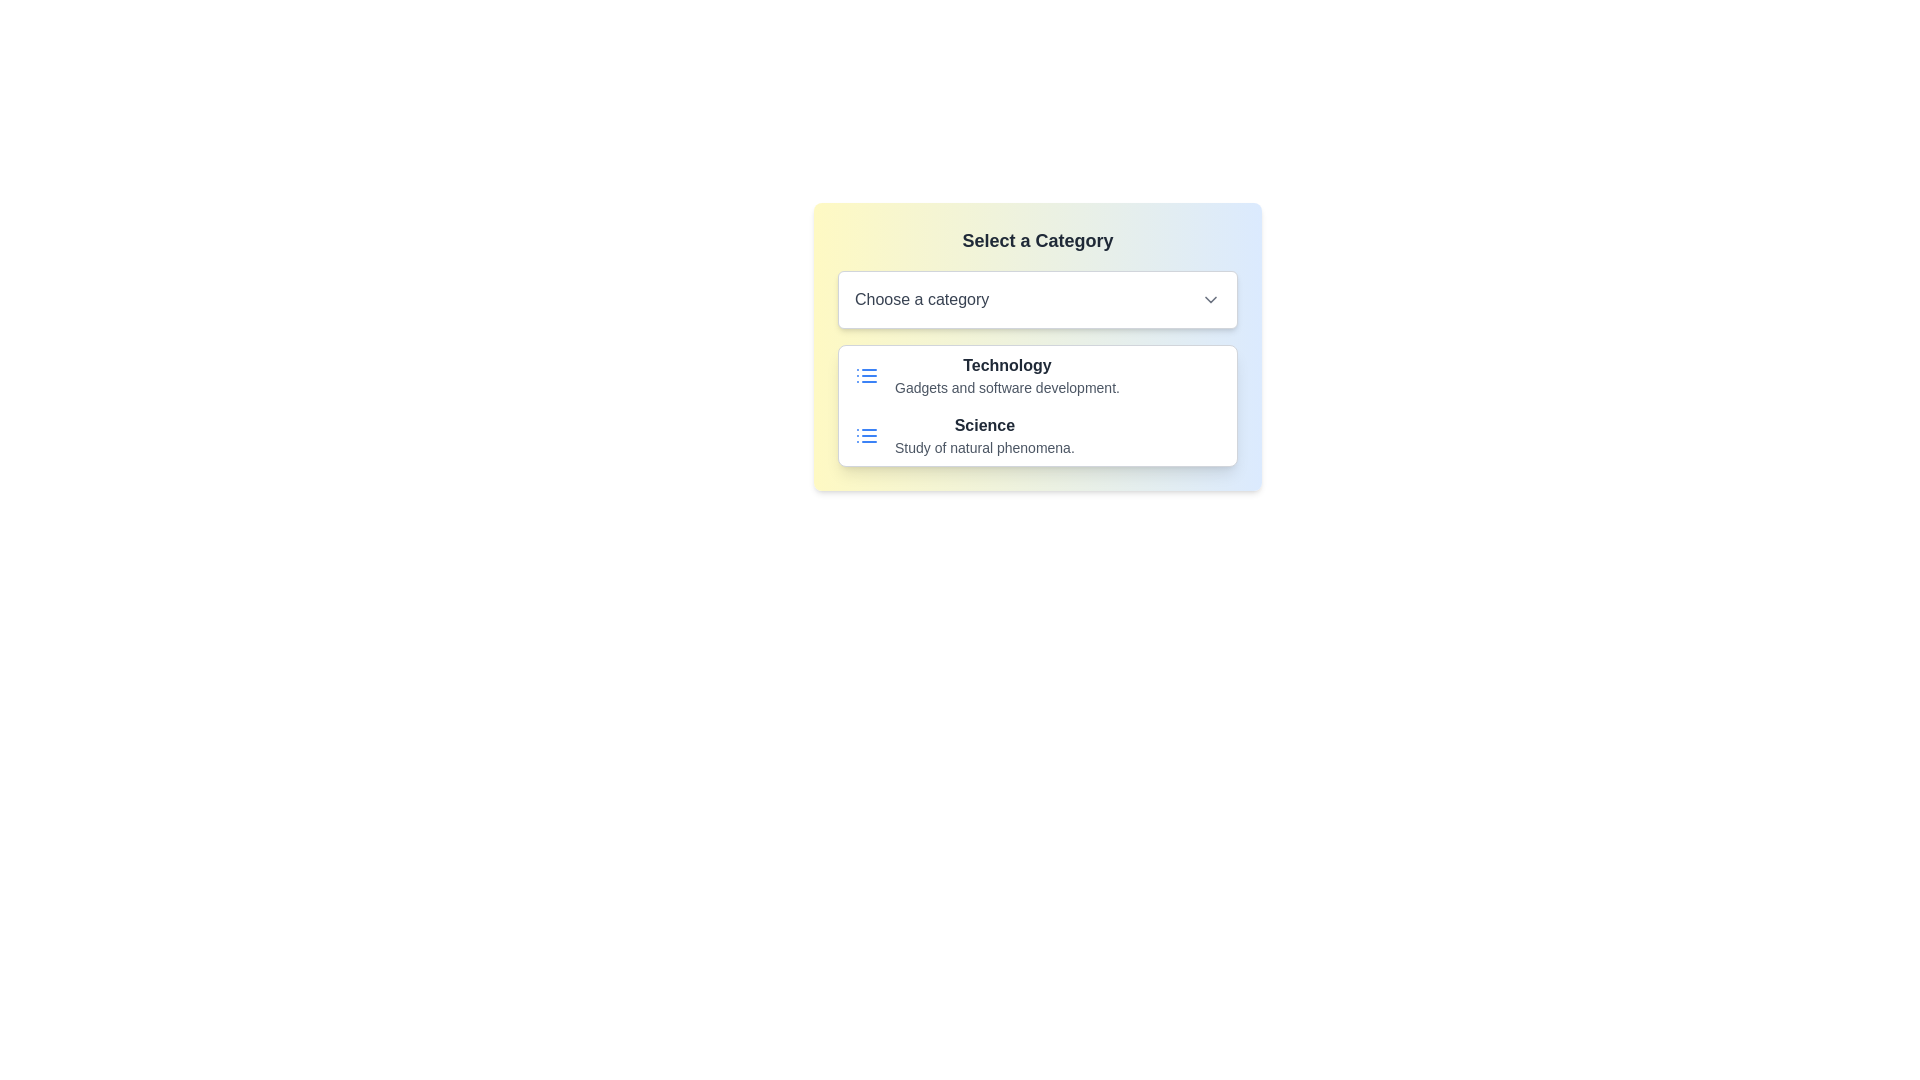 This screenshot has height=1080, width=1920. Describe the element at coordinates (984, 434) in the screenshot. I see `the text block labeled 'Science' which describes the 'Study of natural phenomena.' for additional actions` at that location.